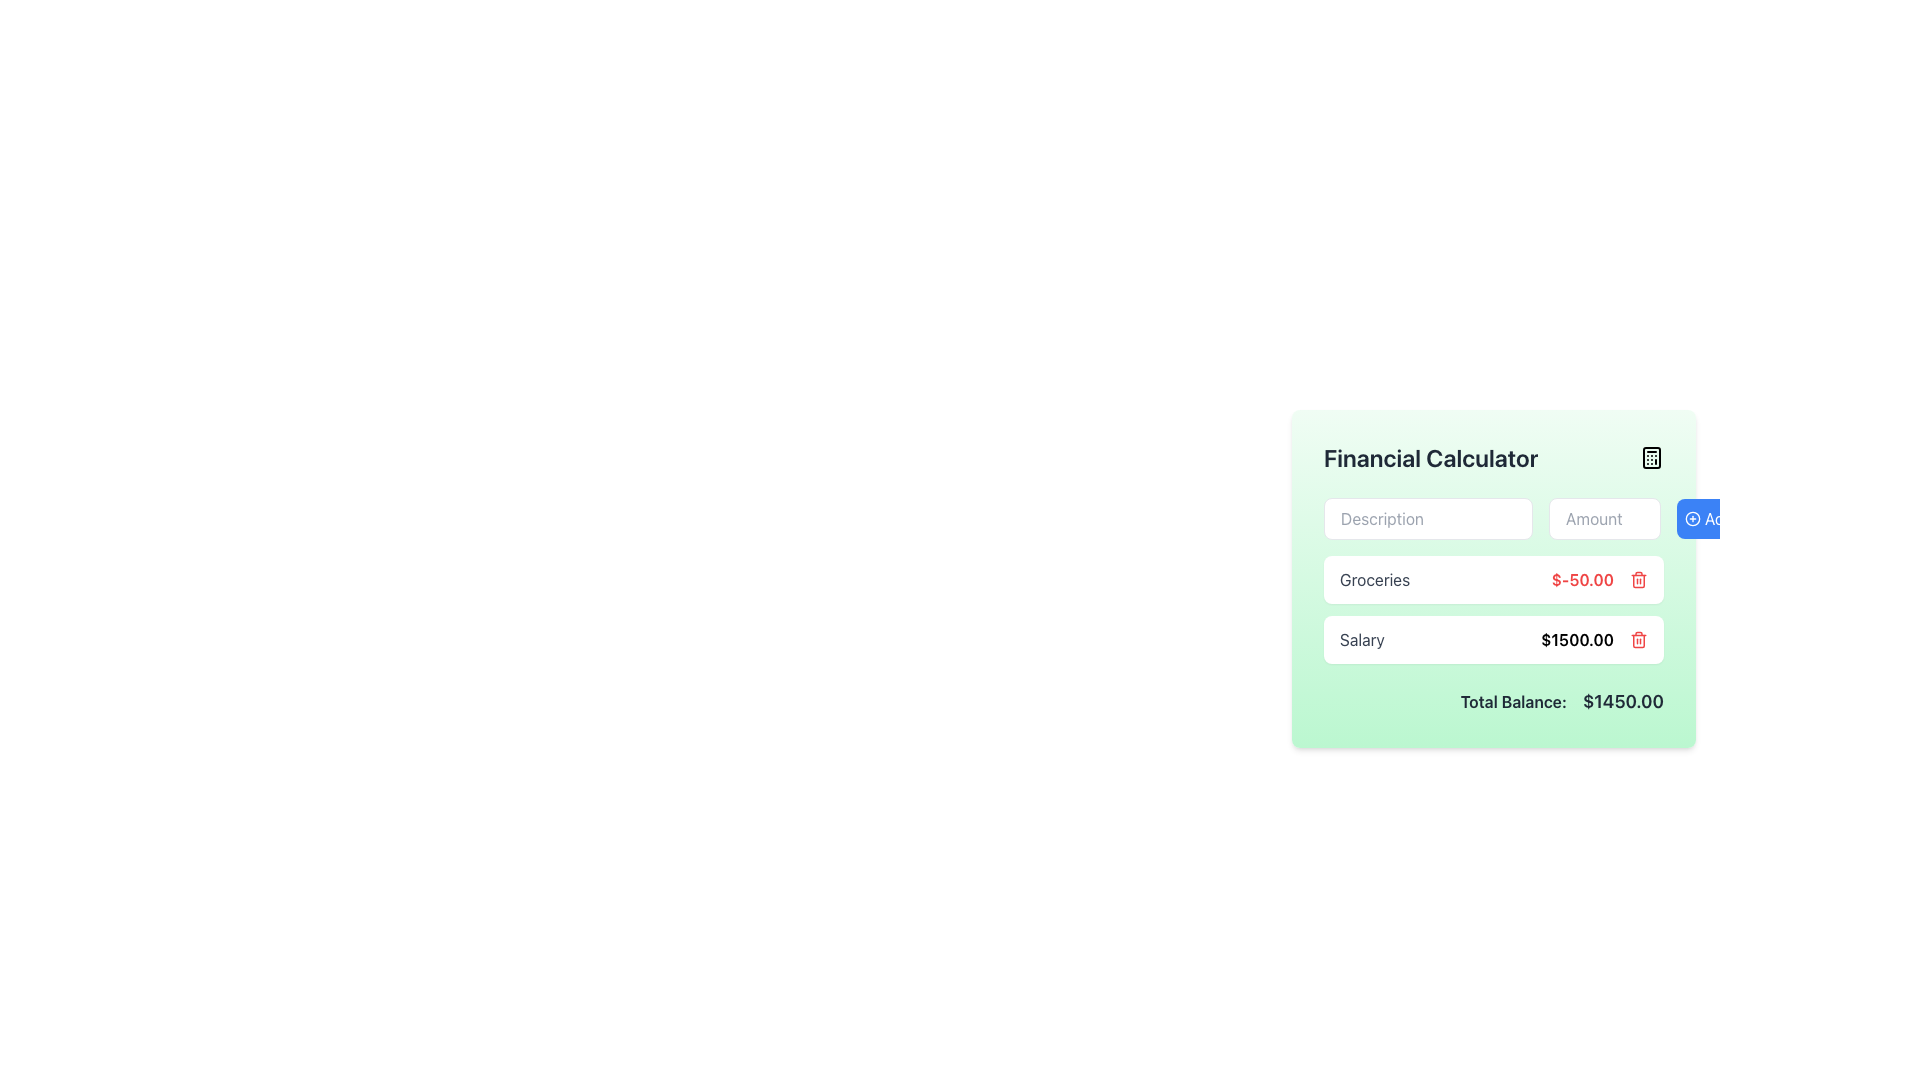  What do you see at coordinates (1638, 581) in the screenshot?
I see `the trash can icon located near the '$1500.00' text in the 'Salary' row of the financial calculator interface` at bounding box center [1638, 581].